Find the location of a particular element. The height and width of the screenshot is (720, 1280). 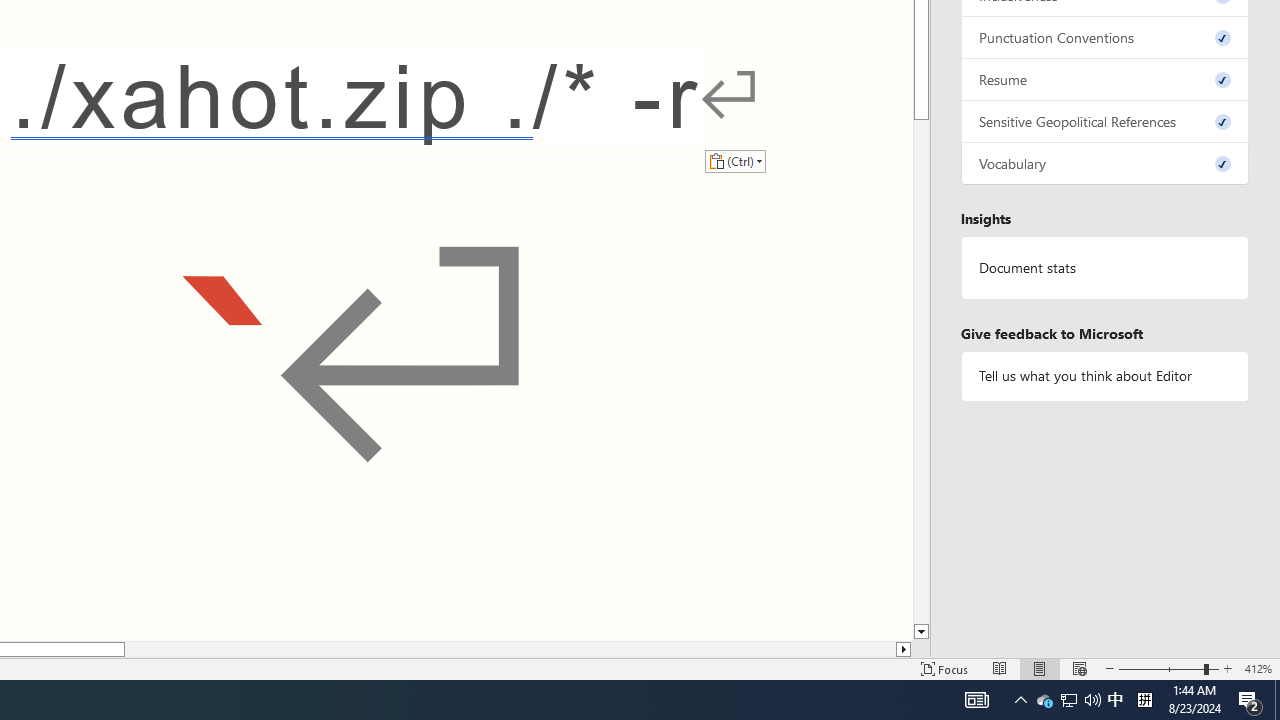

'Action: Paste alternatives' is located at coordinates (734, 160).